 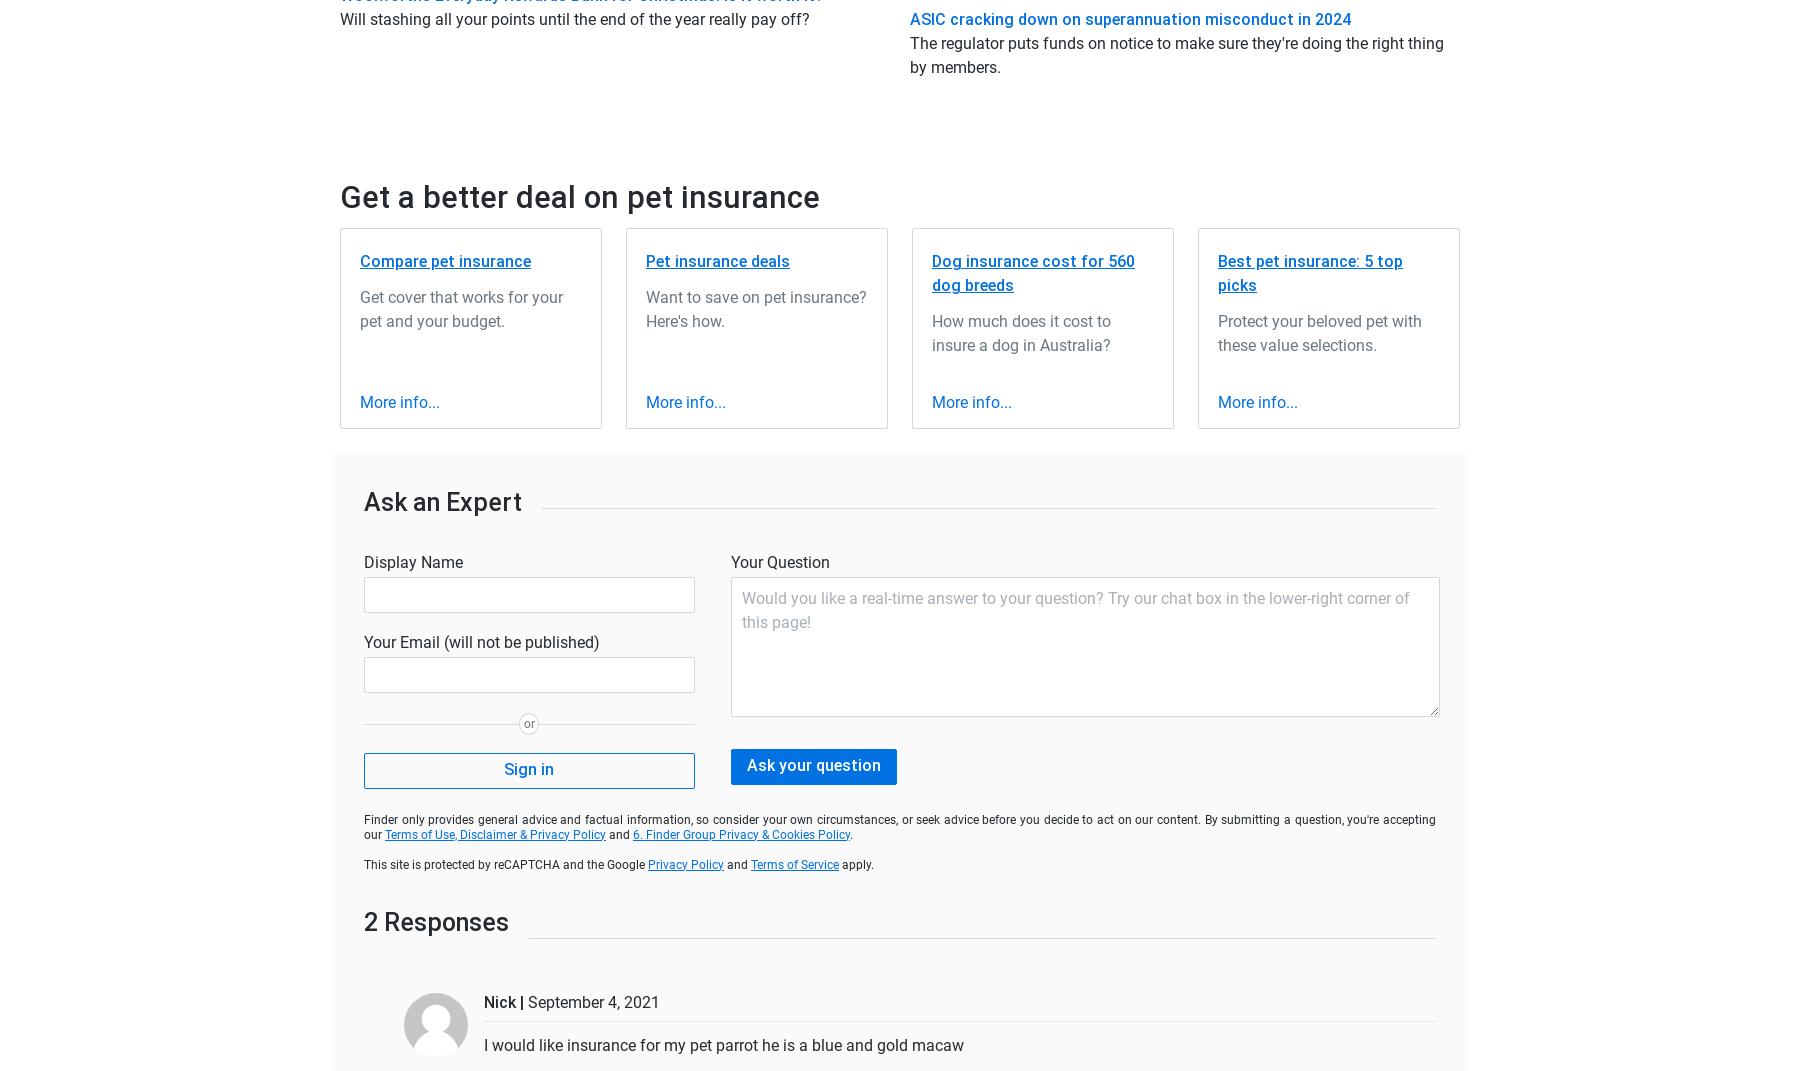 What do you see at coordinates (684, 863) in the screenshot?
I see `'Privacy Policy'` at bounding box center [684, 863].